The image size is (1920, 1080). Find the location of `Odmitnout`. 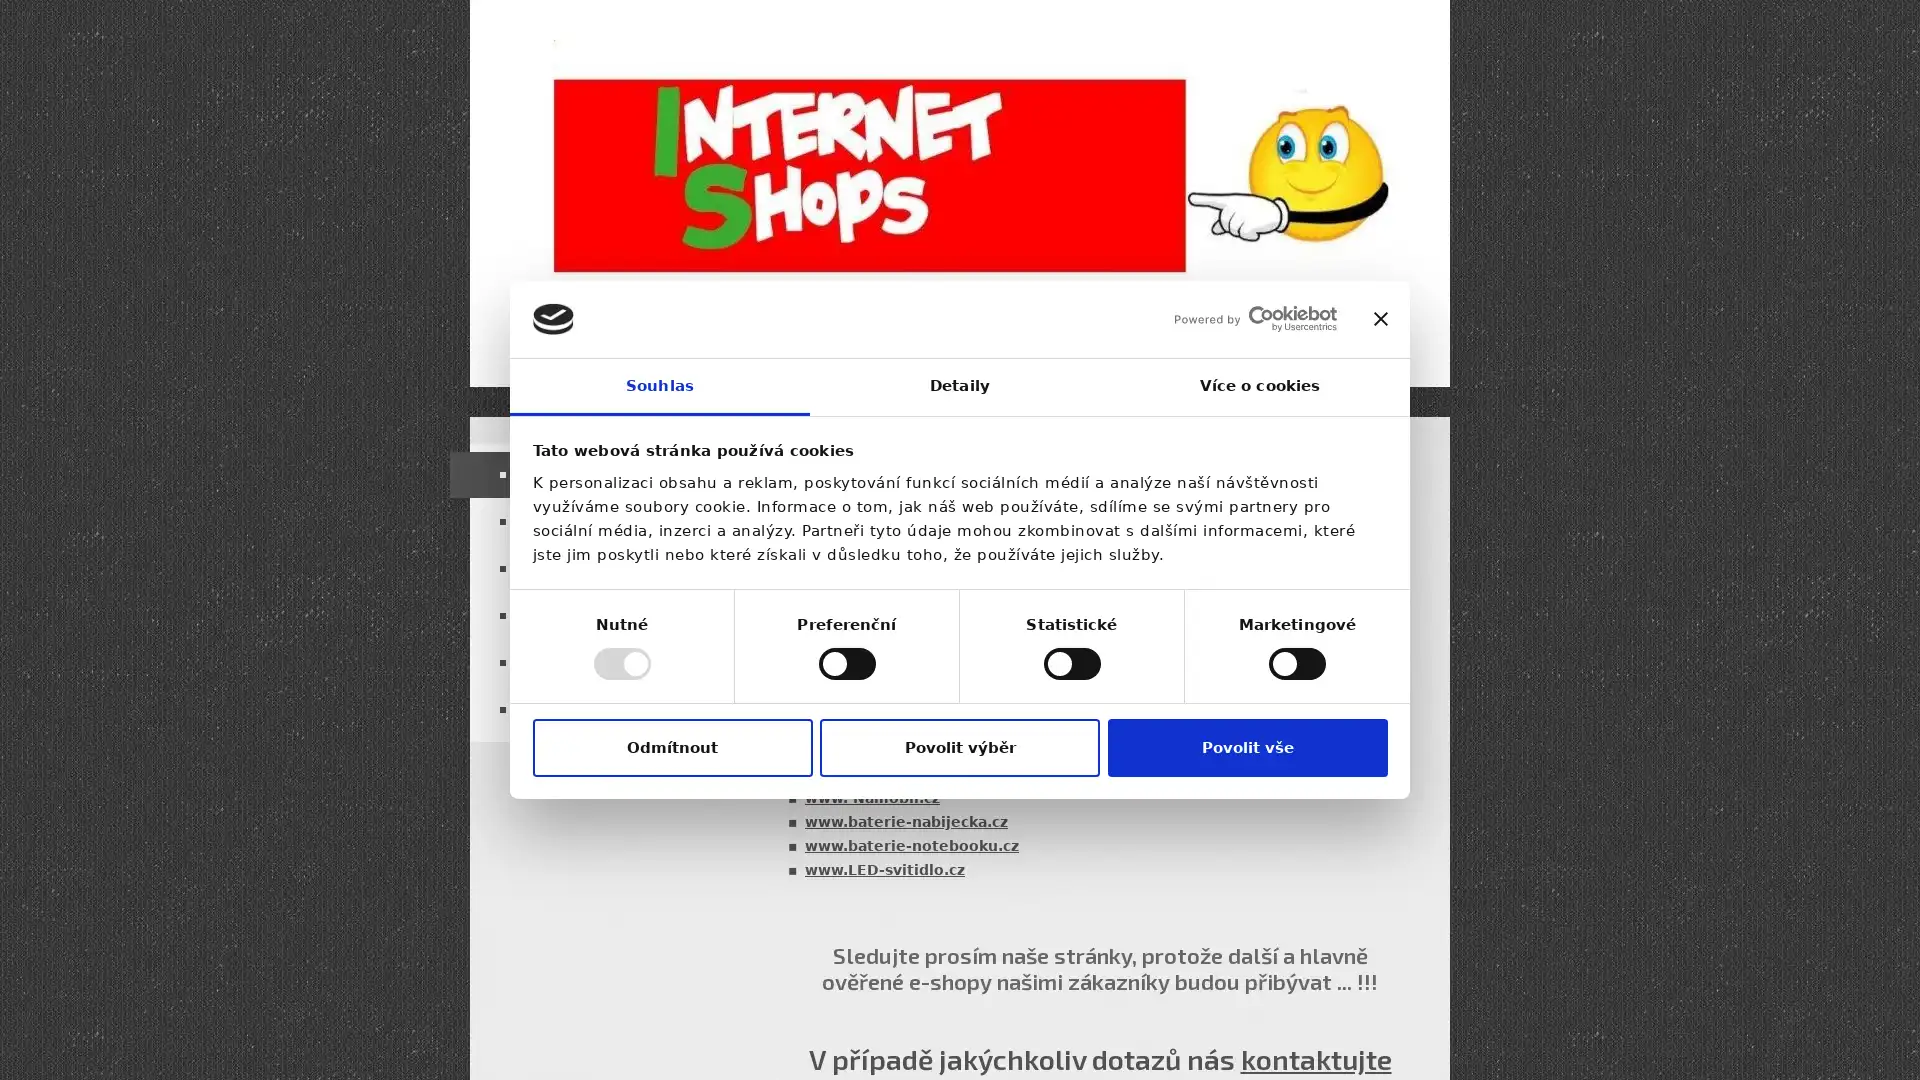

Odmitnout is located at coordinates (672, 747).